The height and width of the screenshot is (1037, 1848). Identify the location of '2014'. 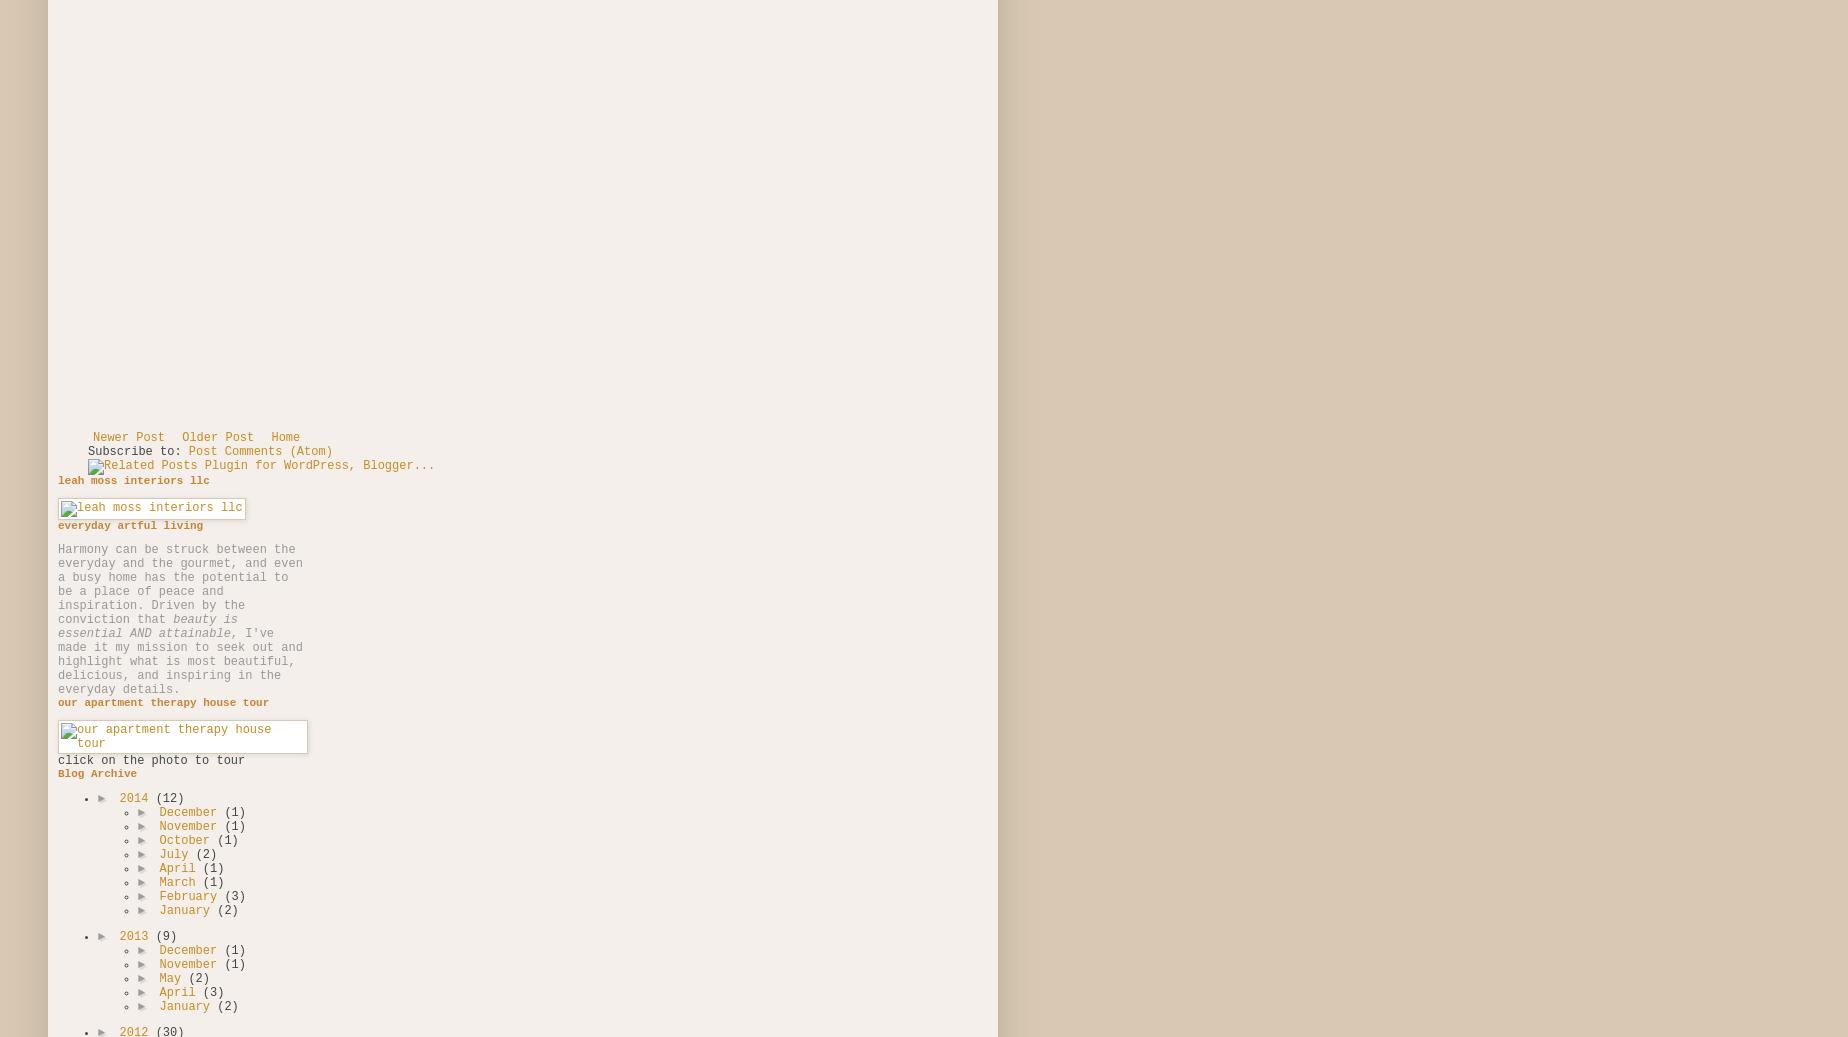
(119, 797).